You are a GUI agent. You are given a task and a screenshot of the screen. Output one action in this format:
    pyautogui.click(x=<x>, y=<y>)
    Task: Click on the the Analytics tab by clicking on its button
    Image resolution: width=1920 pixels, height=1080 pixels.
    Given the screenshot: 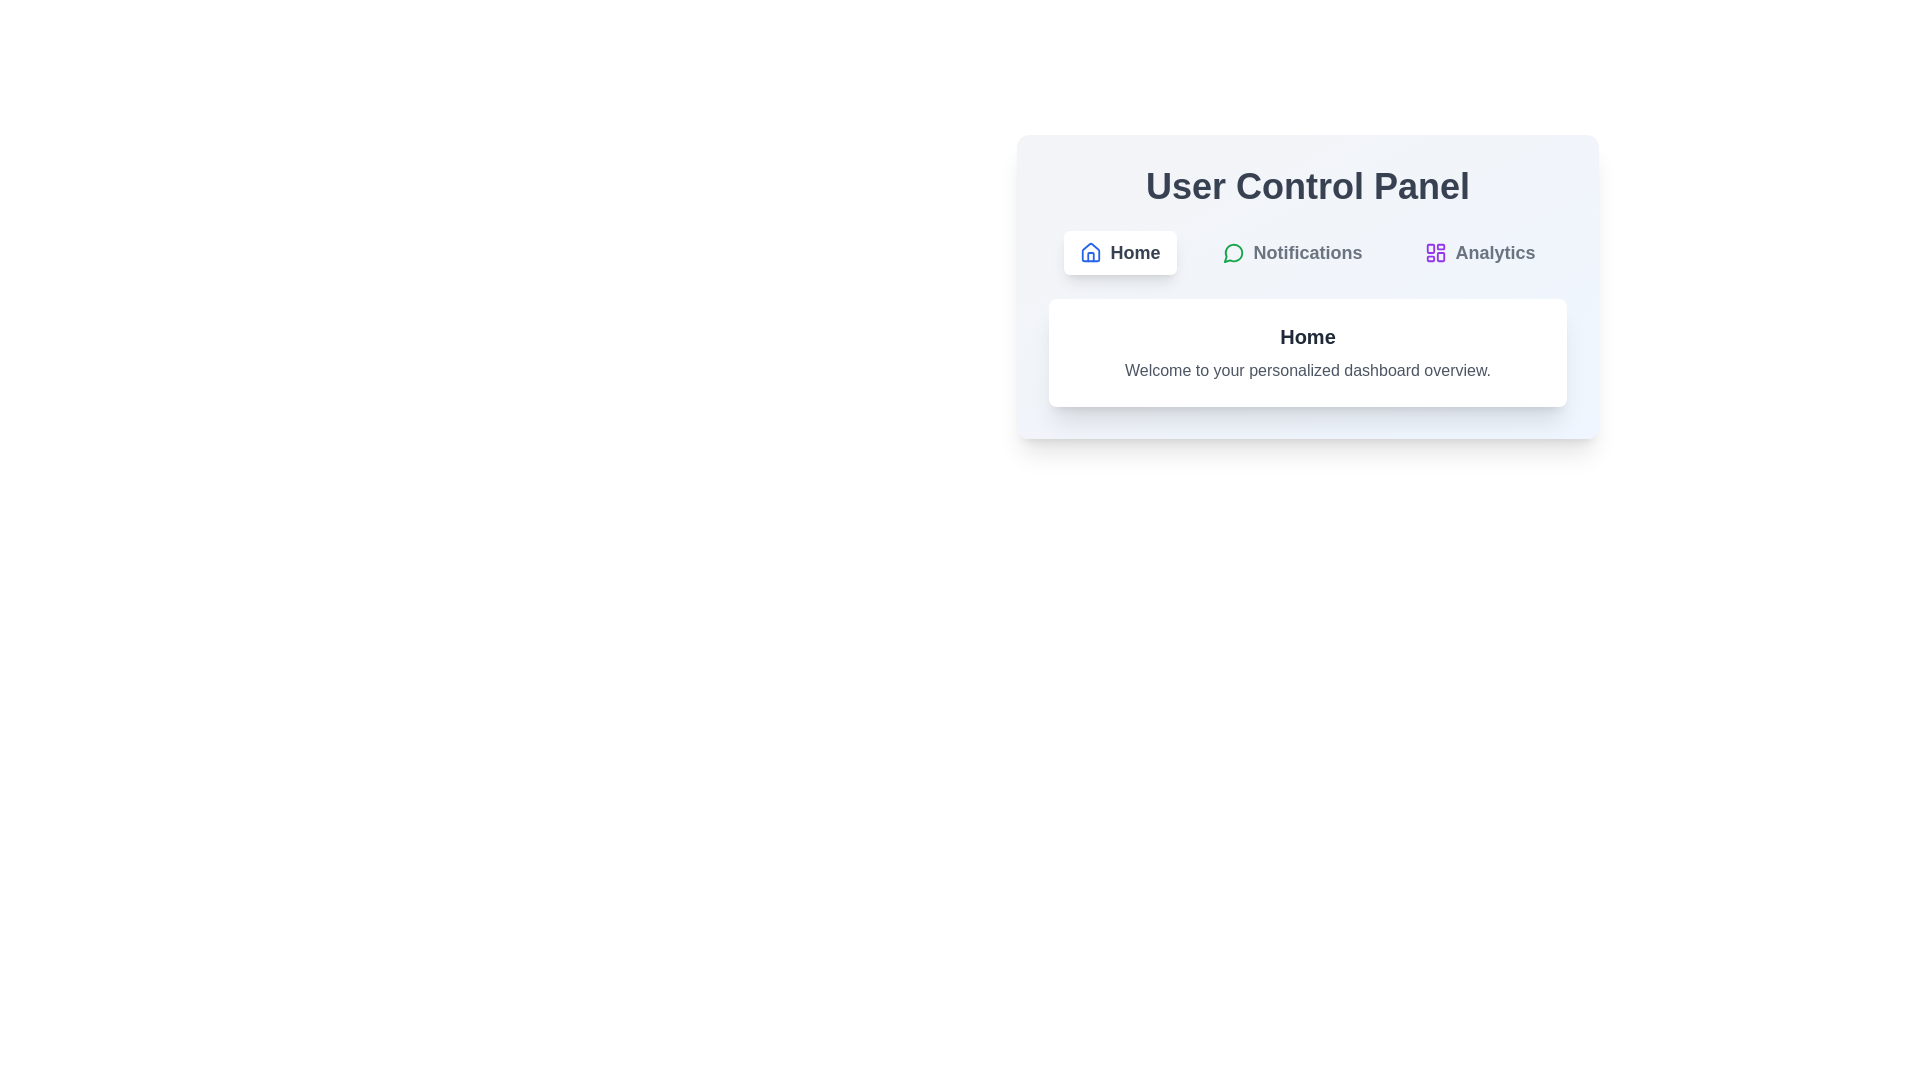 What is the action you would take?
    pyautogui.click(x=1480, y=252)
    